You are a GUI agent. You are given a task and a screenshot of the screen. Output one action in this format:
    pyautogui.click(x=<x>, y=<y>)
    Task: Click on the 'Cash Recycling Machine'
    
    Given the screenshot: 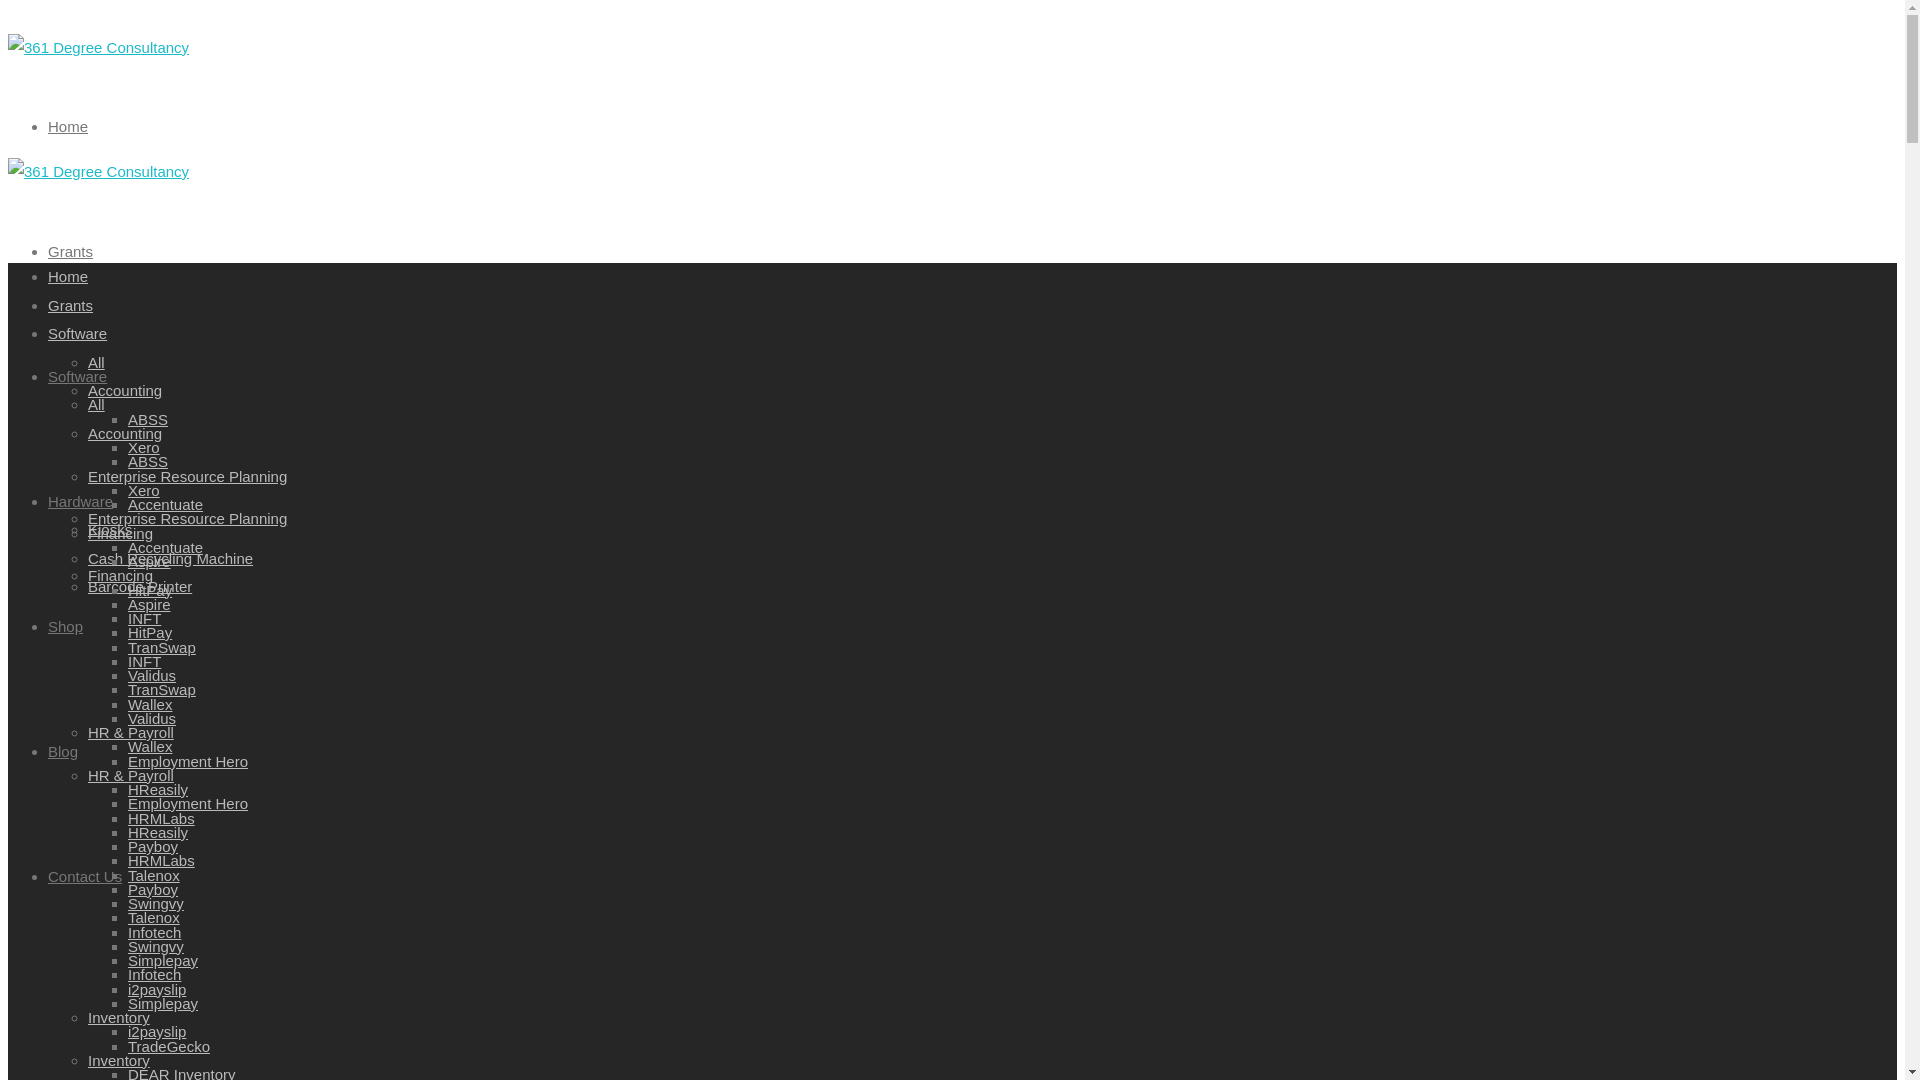 What is the action you would take?
    pyautogui.click(x=170, y=558)
    